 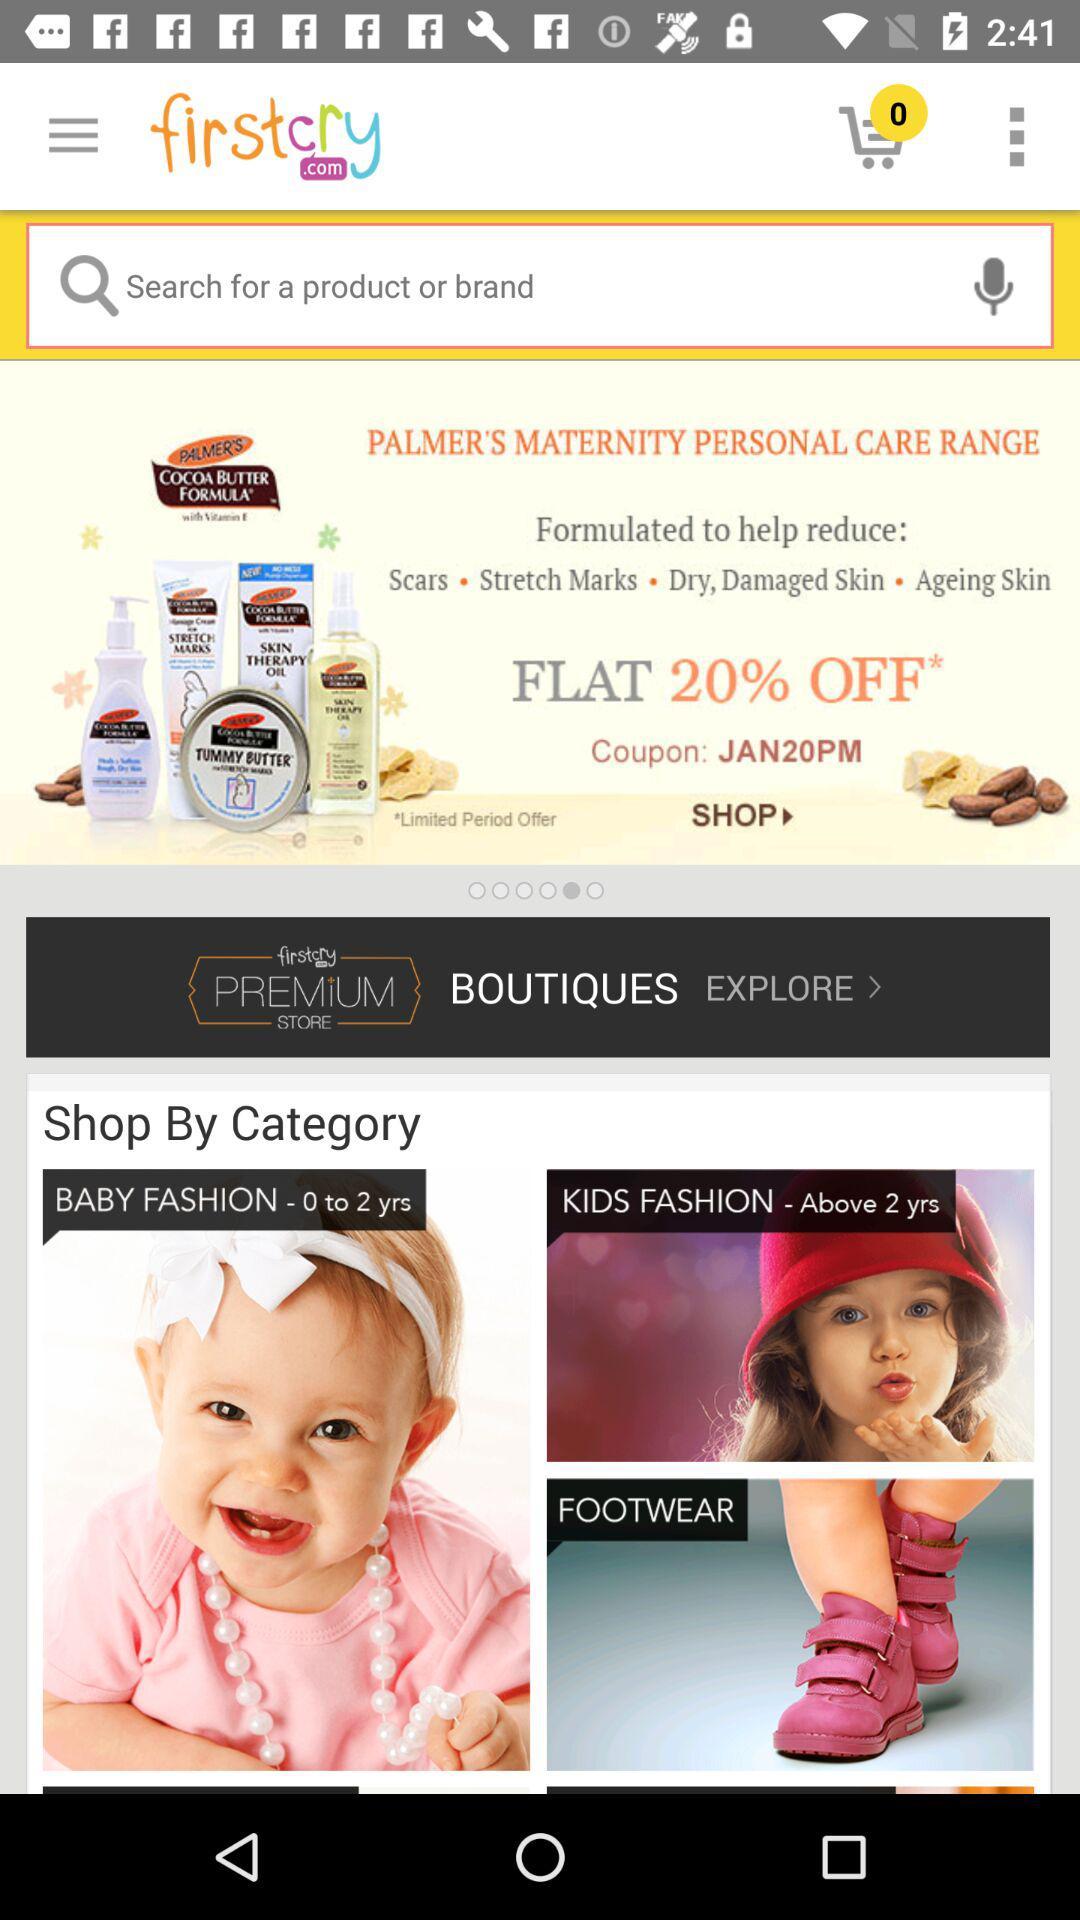 I want to click on the microphone icon, so click(x=993, y=284).